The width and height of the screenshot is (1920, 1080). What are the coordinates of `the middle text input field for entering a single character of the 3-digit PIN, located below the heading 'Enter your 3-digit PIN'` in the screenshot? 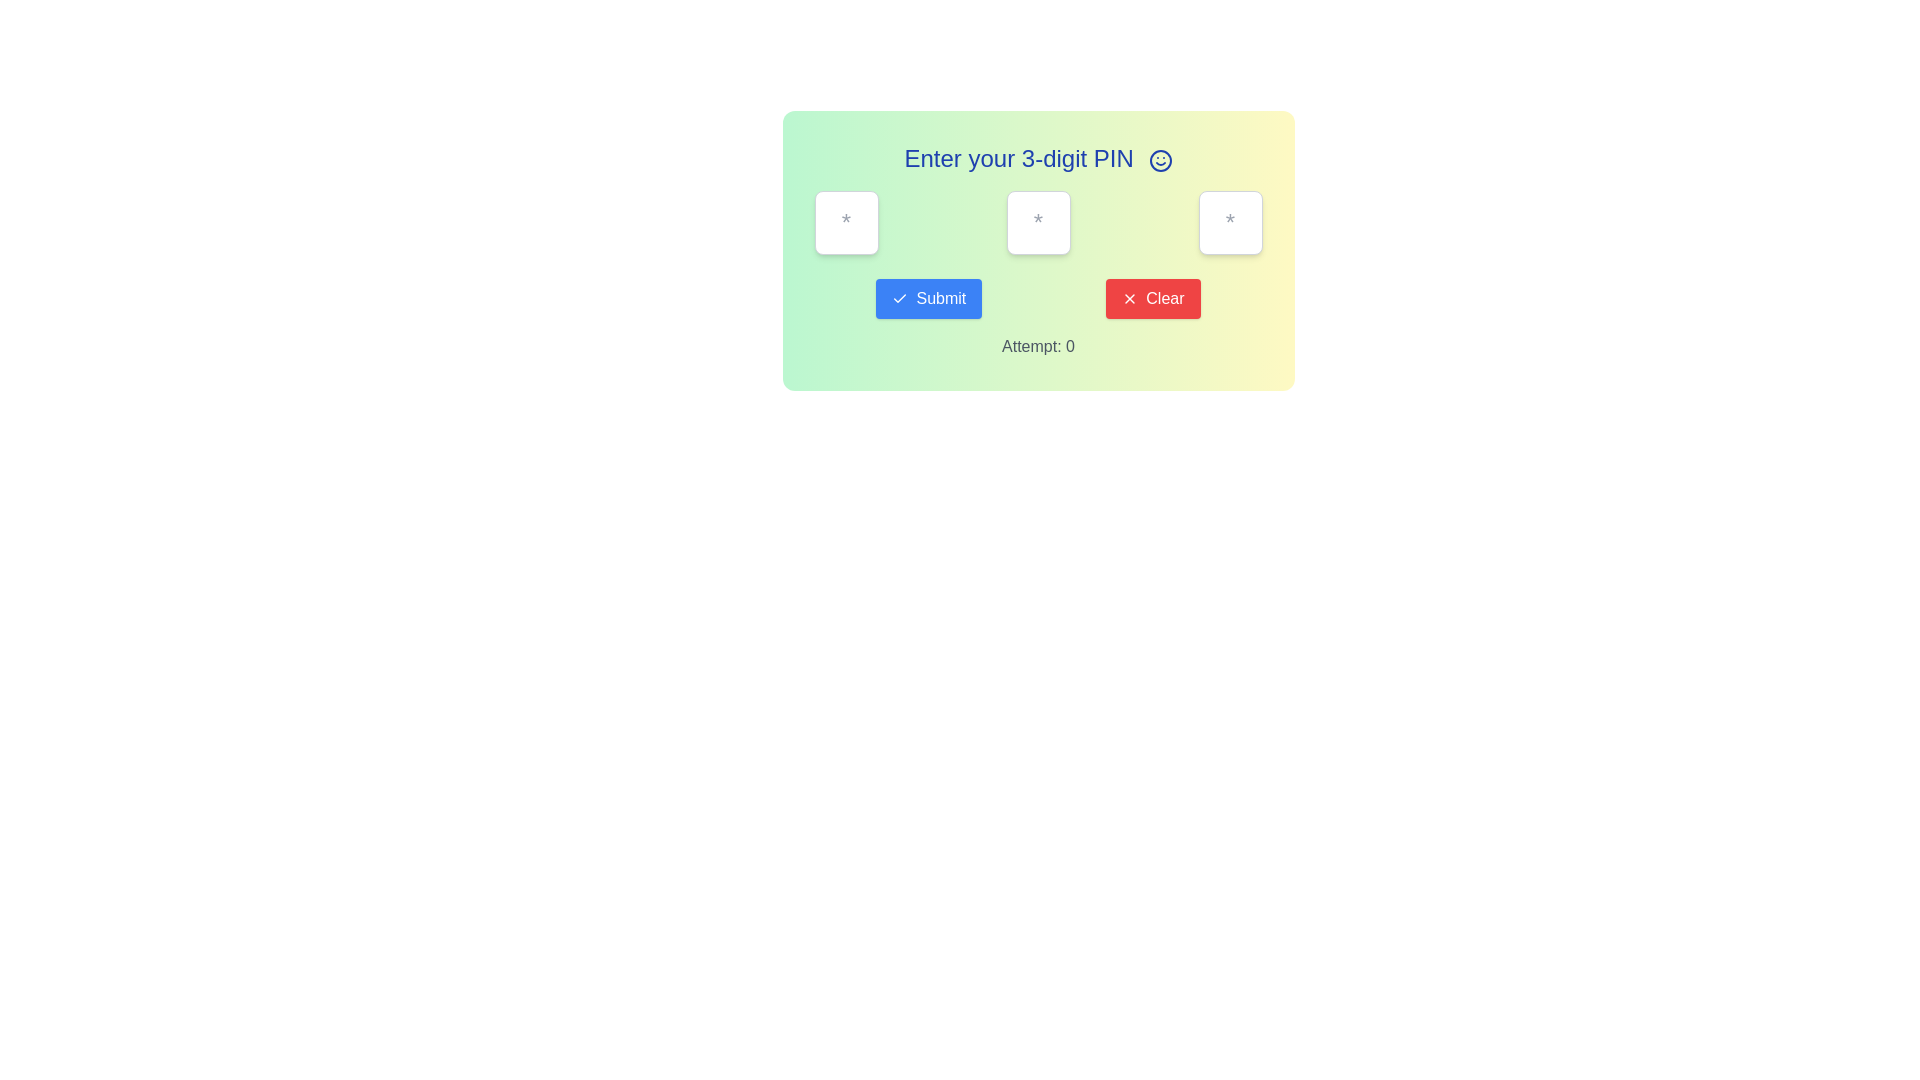 It's located at (1038, 249).